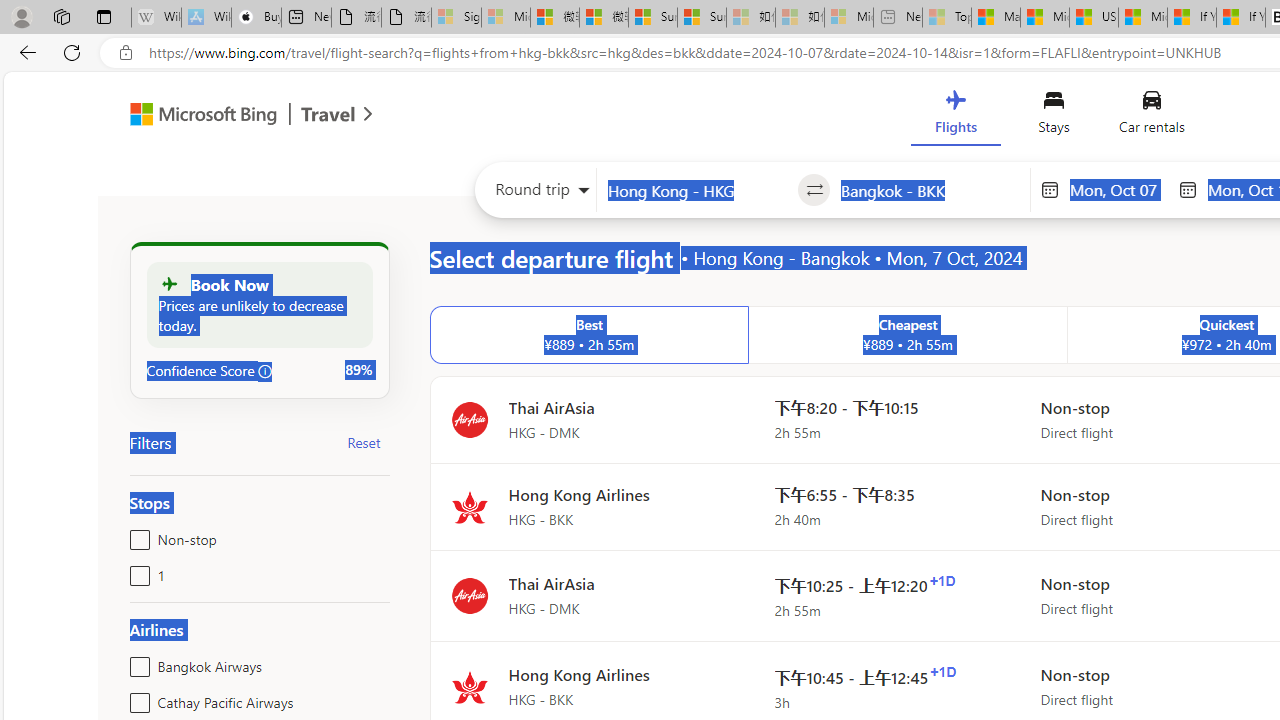 This screenshot has width=1280, height=720. I want to click on 'Info tooltip', so click(264, 371).